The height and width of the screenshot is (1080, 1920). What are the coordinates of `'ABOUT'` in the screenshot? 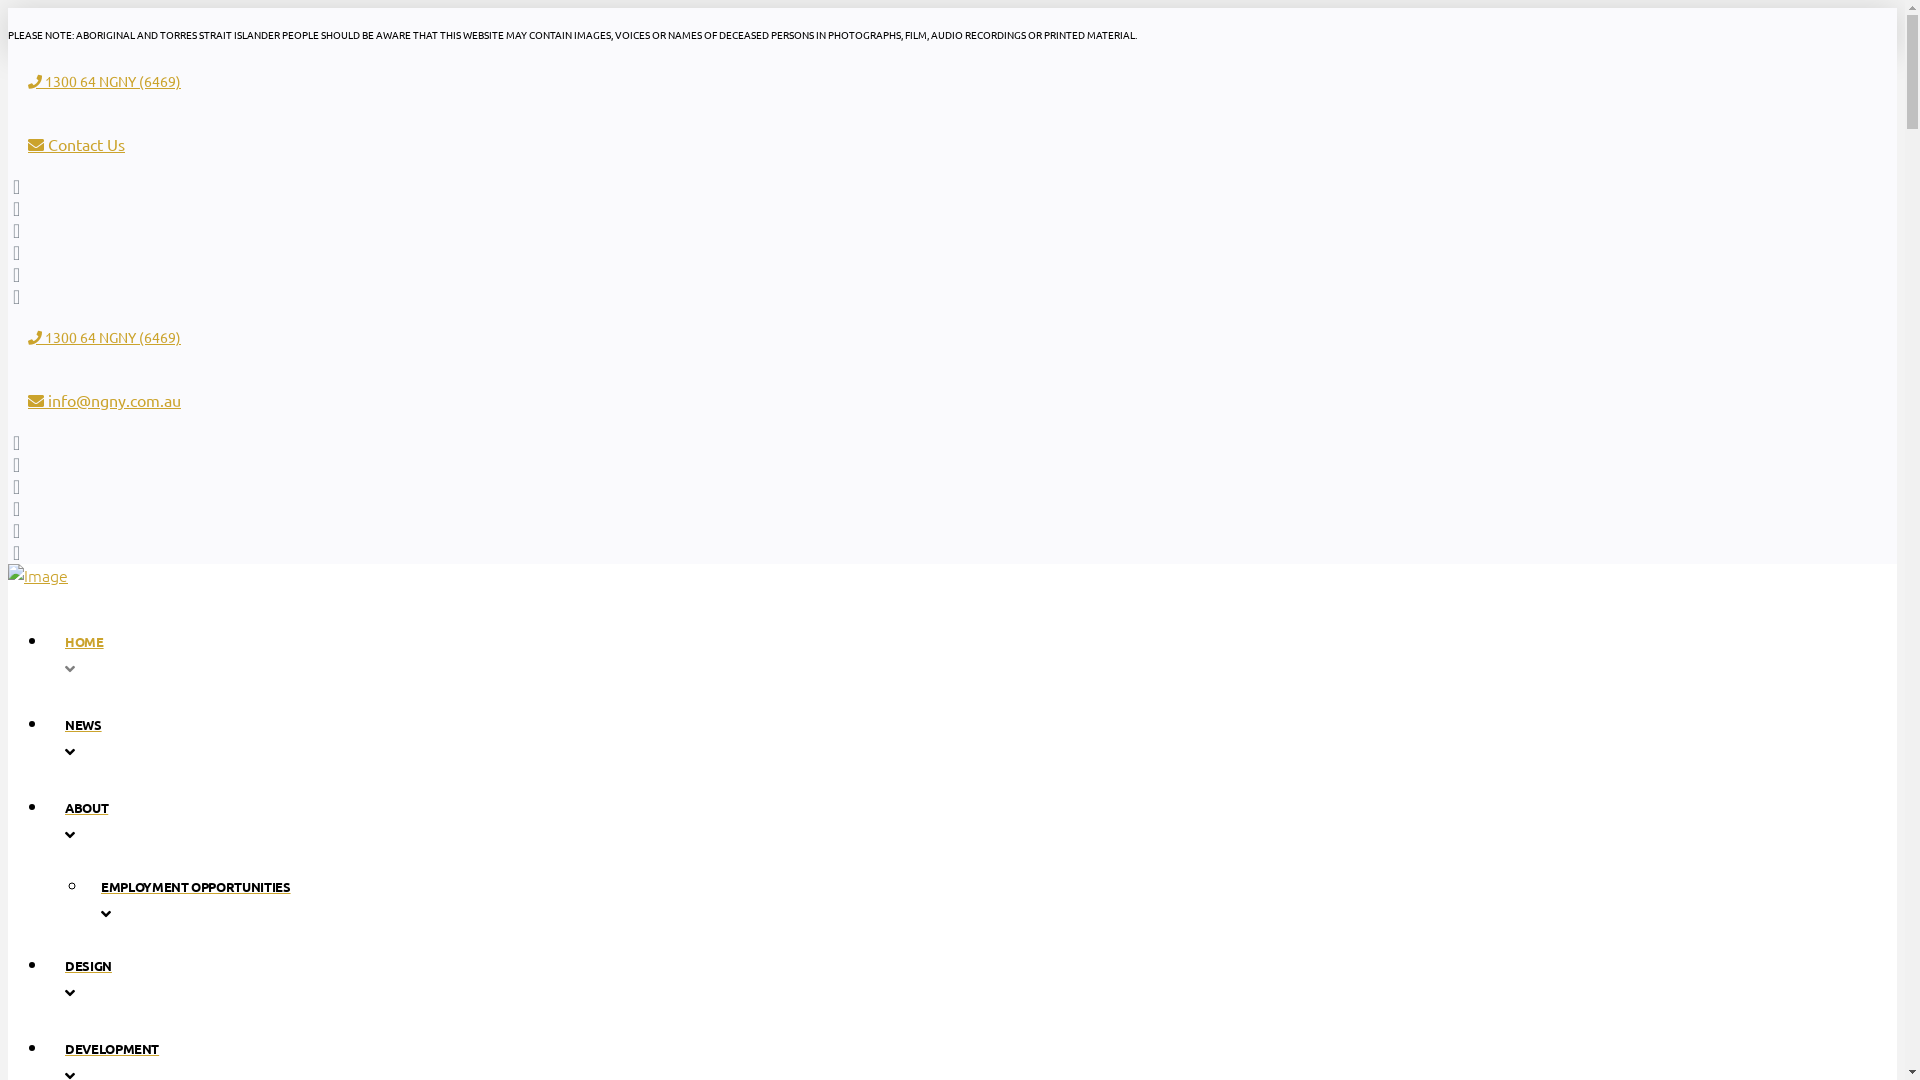 It's located at (627, 819).